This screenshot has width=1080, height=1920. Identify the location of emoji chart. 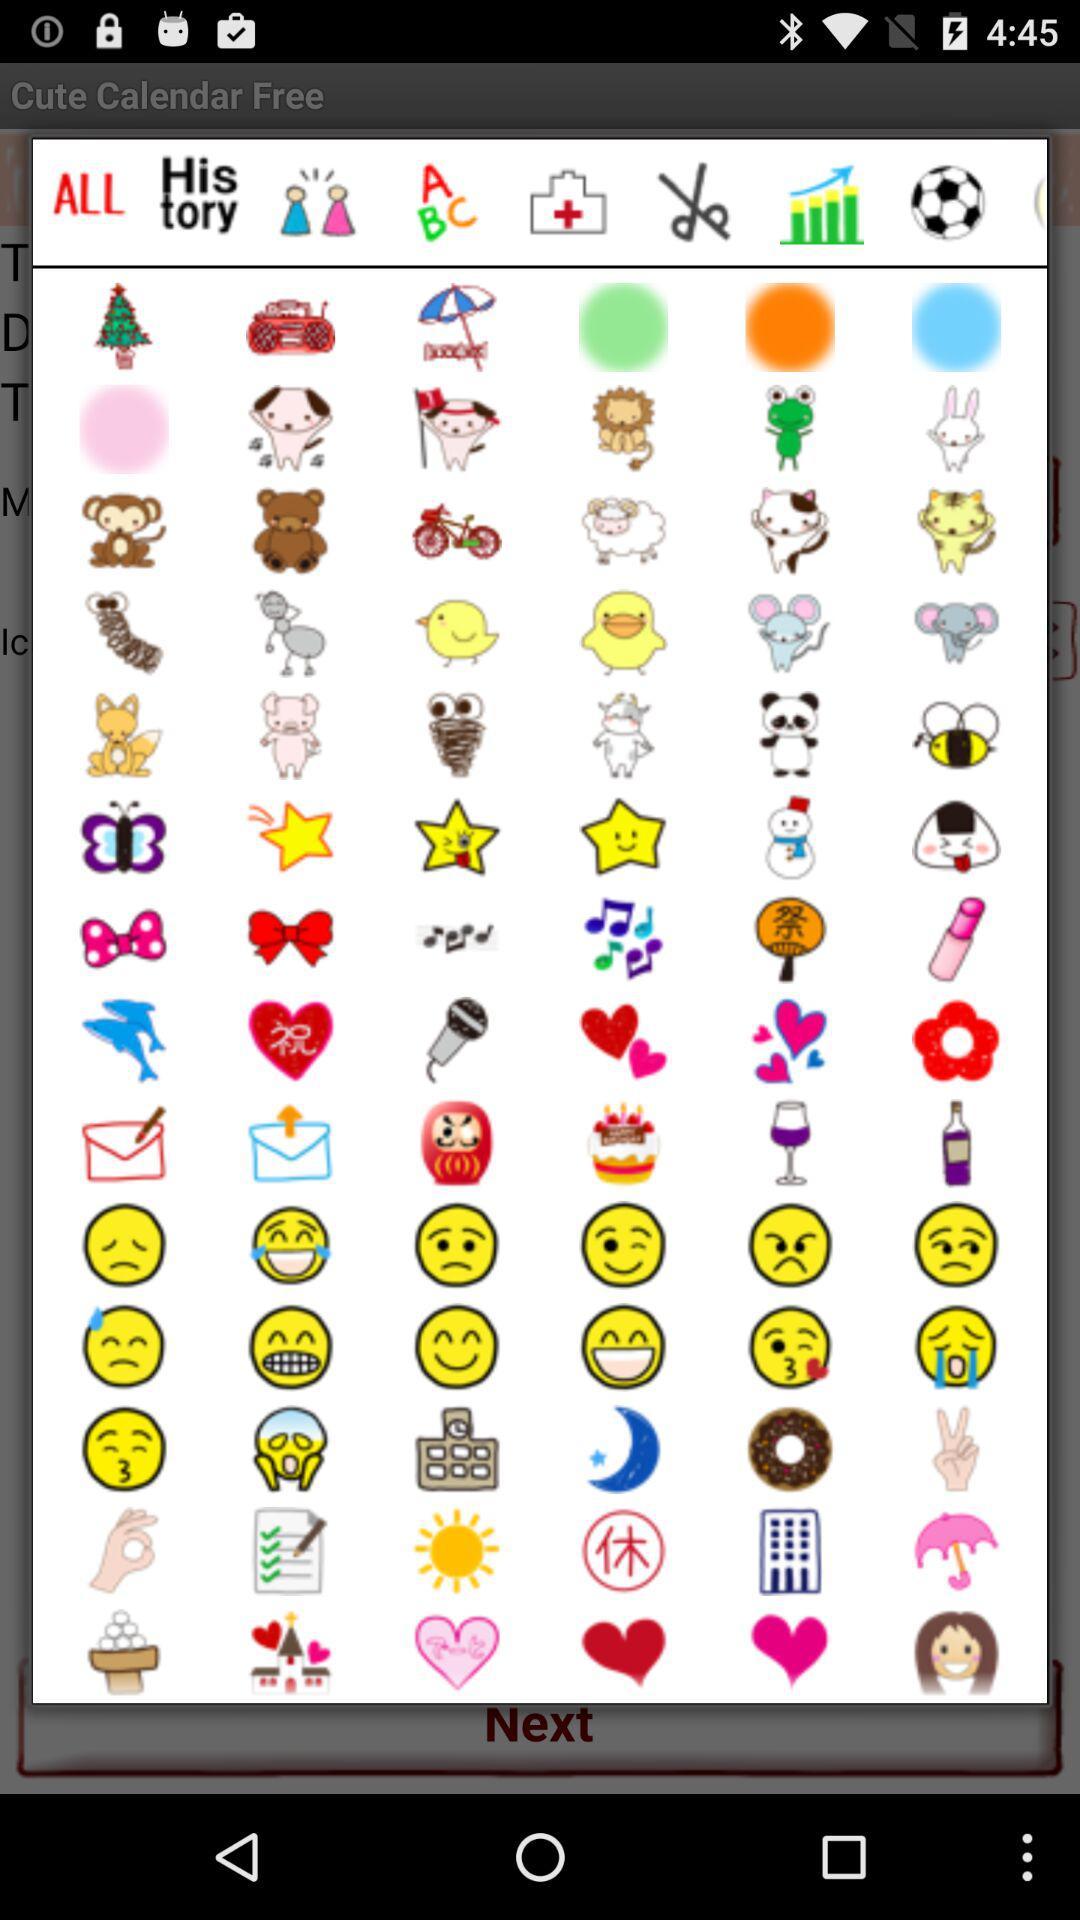
(821, 202).